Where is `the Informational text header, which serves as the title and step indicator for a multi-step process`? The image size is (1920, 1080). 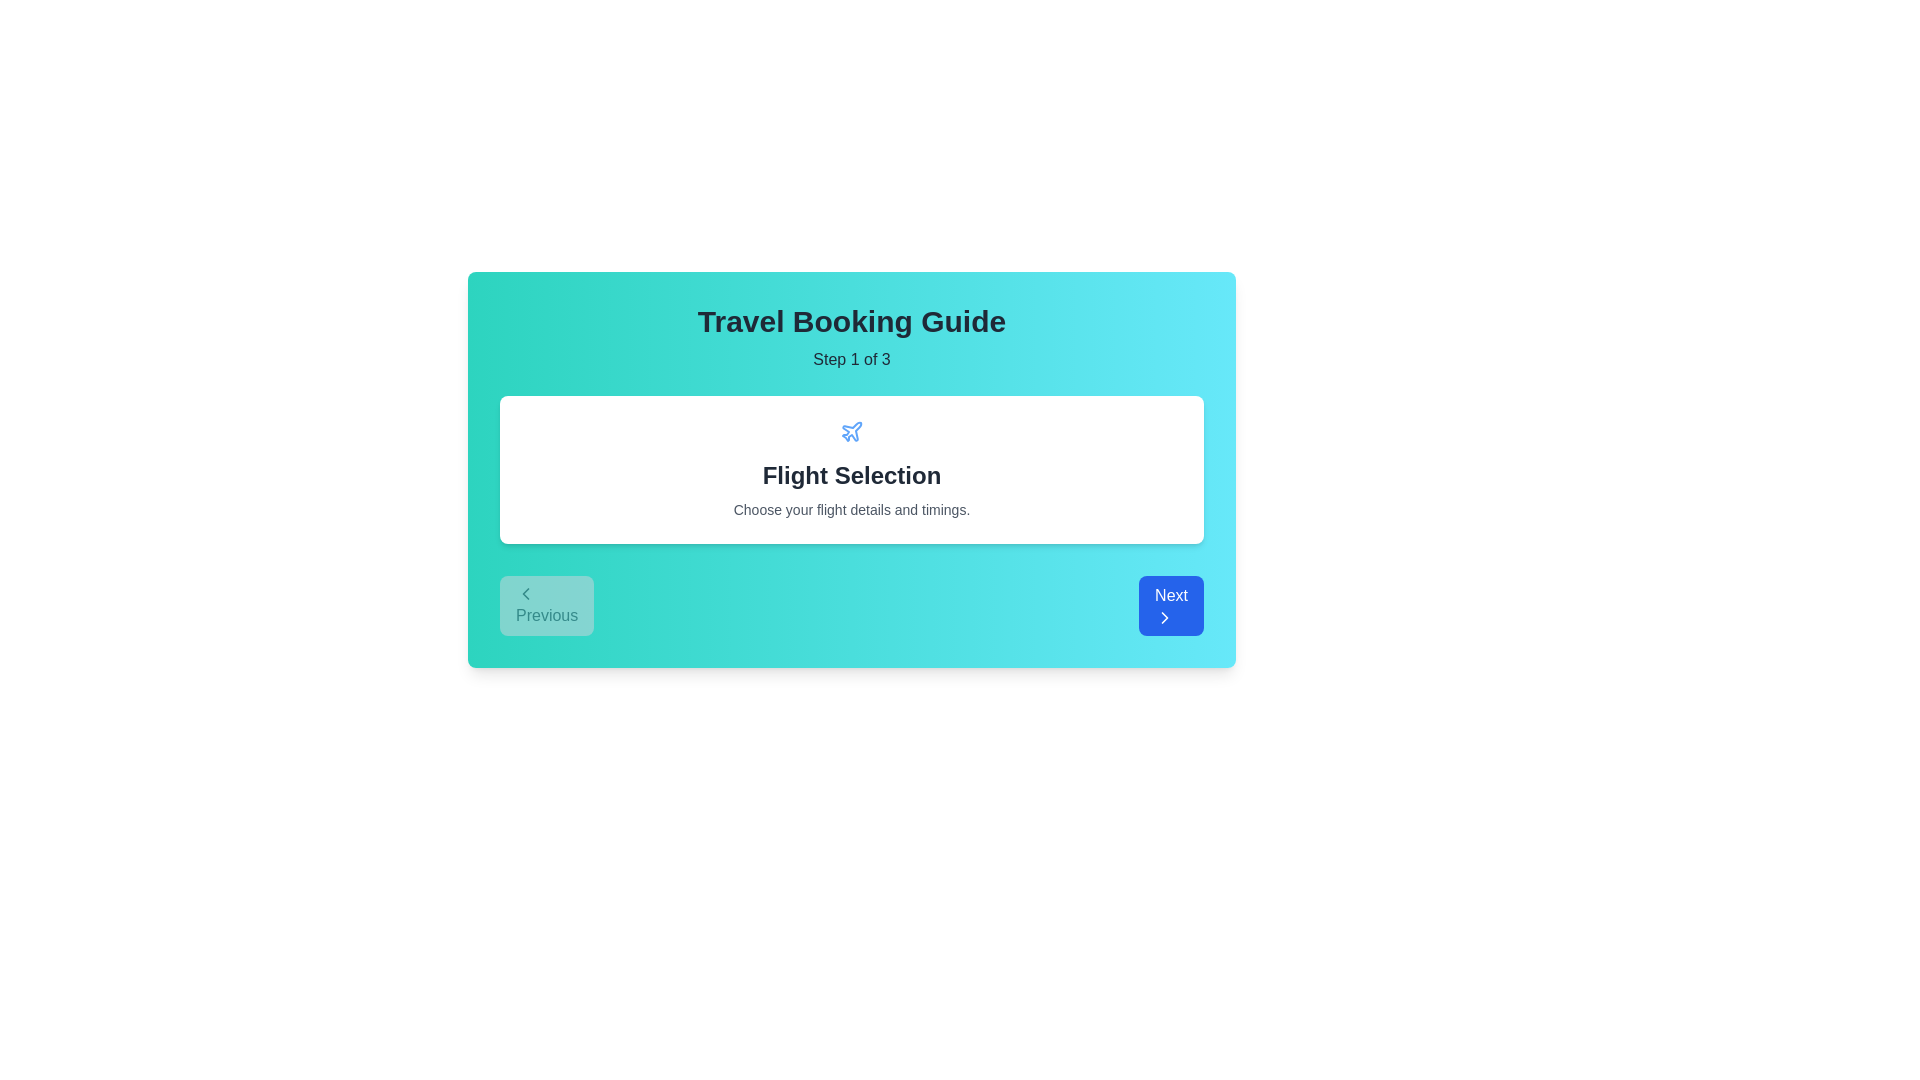
the Informational text header, which serves as the title and step indicator for a multi-step process is located at coordinates (851, 337).